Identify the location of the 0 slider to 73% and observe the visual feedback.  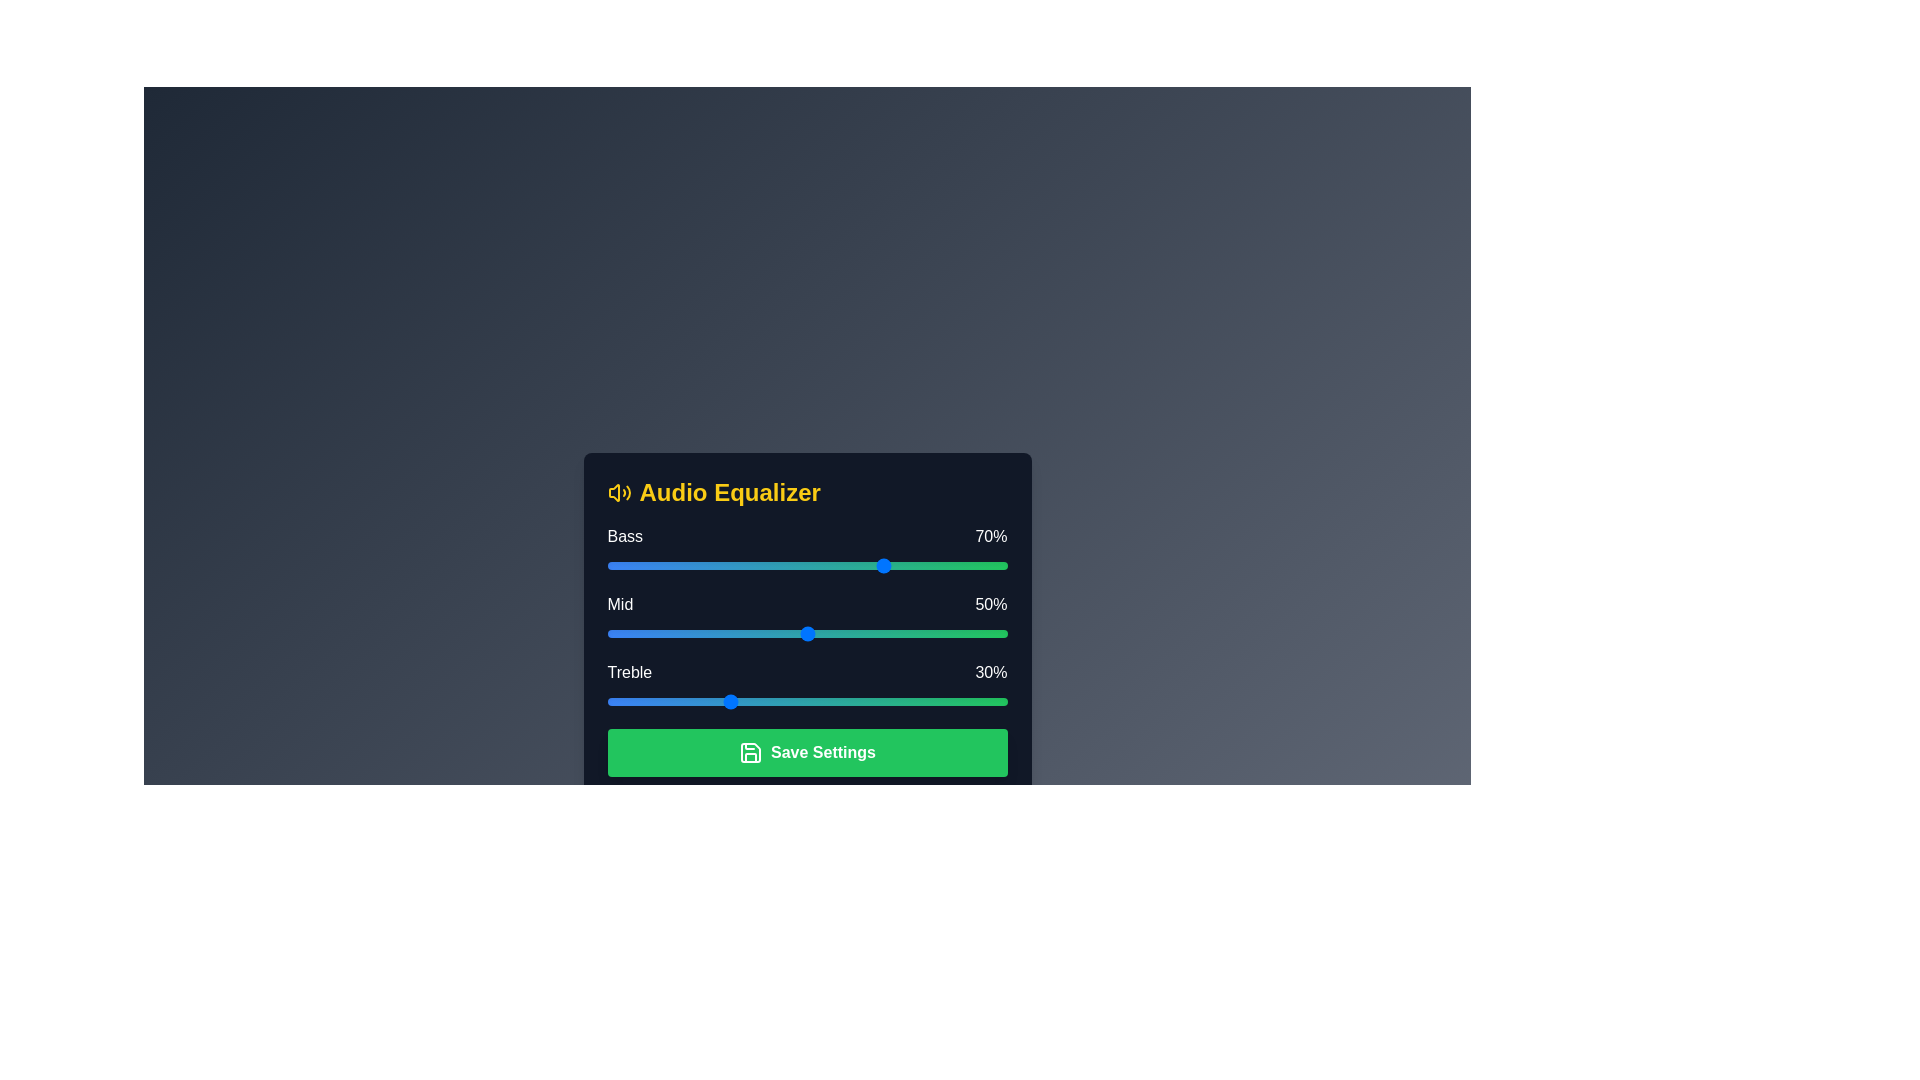
(898, 566).